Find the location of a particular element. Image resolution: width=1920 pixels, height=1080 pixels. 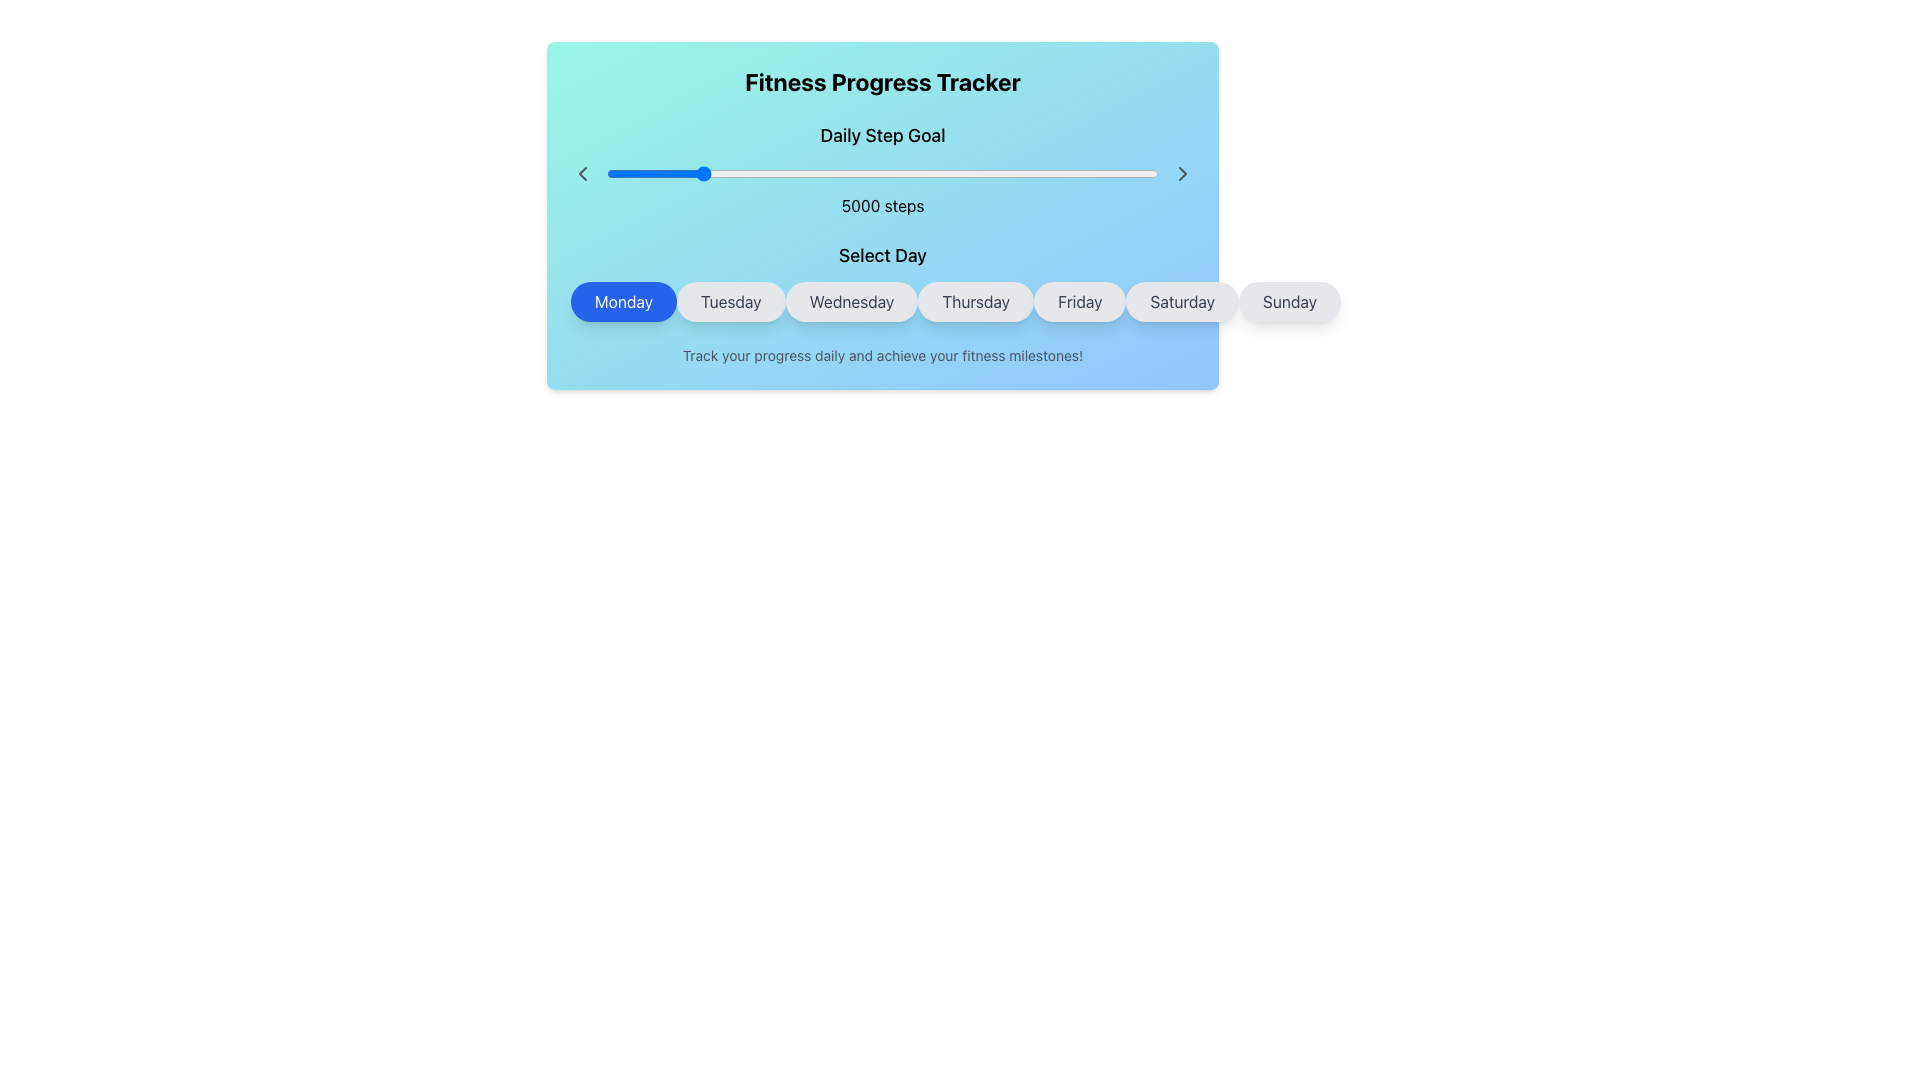

the step goal is located at coordinates (802, 172).